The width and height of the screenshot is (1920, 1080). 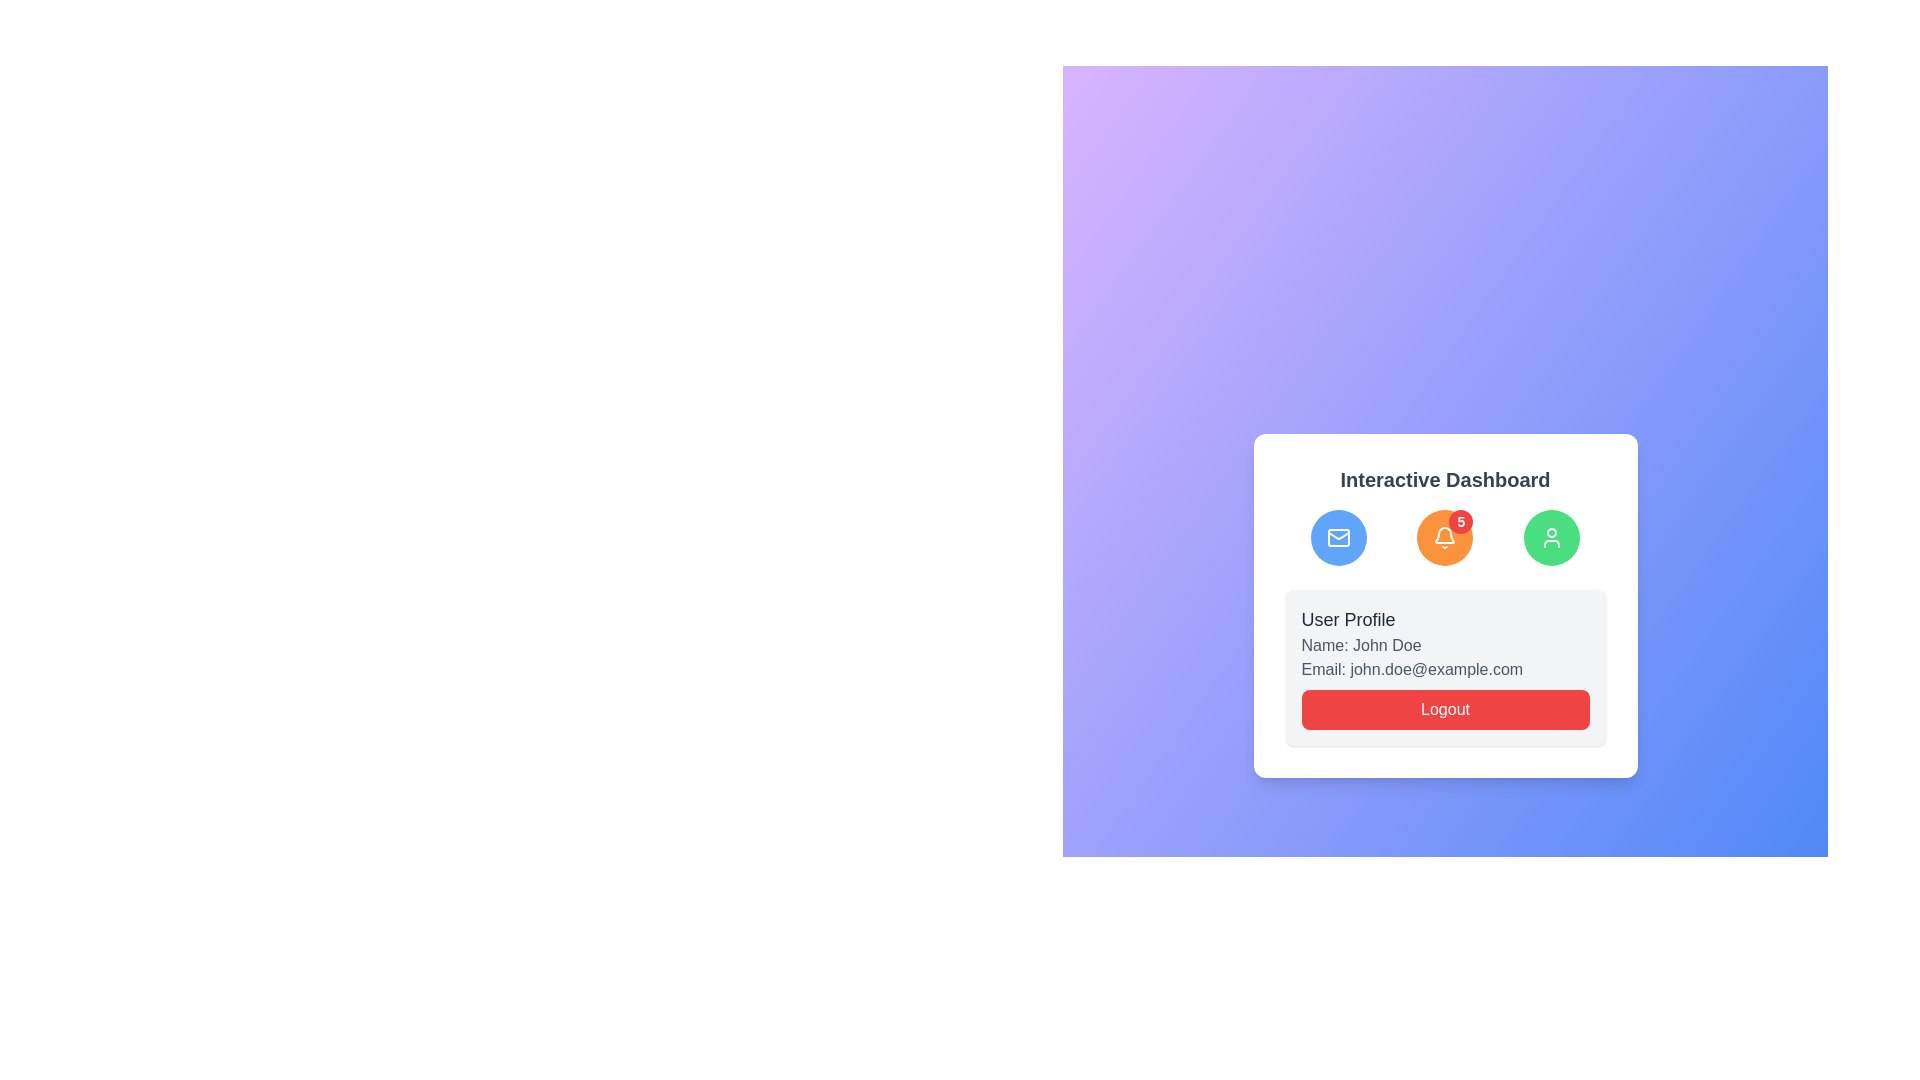 What do you see at coordinates (1551, 536) in the screenshot?
I see `the green circular button with white text and a user icon located in the top-right section of the 'Interactive Dashboard' card` at bounding box center [1551, 536].